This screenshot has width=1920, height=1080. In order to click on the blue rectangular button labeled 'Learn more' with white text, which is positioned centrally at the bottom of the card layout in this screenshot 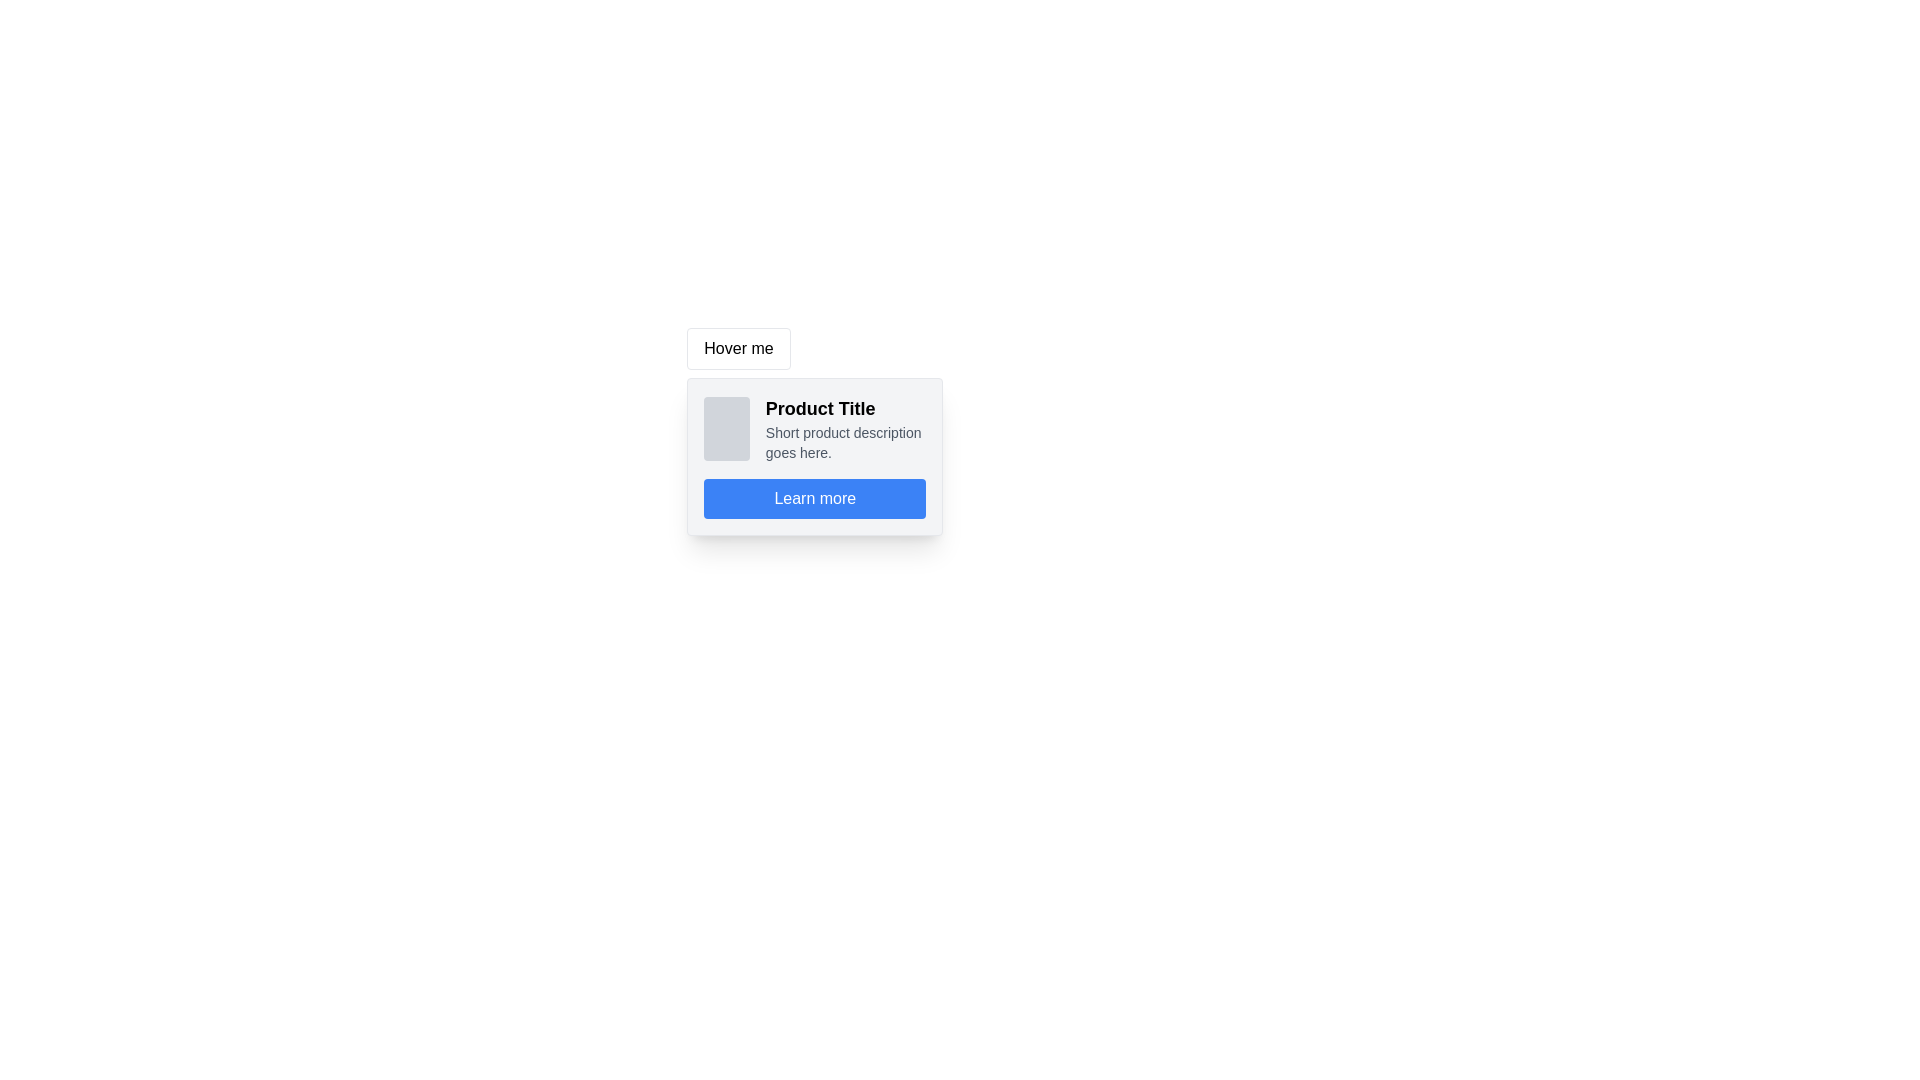, I will do `click(815, 497)`.